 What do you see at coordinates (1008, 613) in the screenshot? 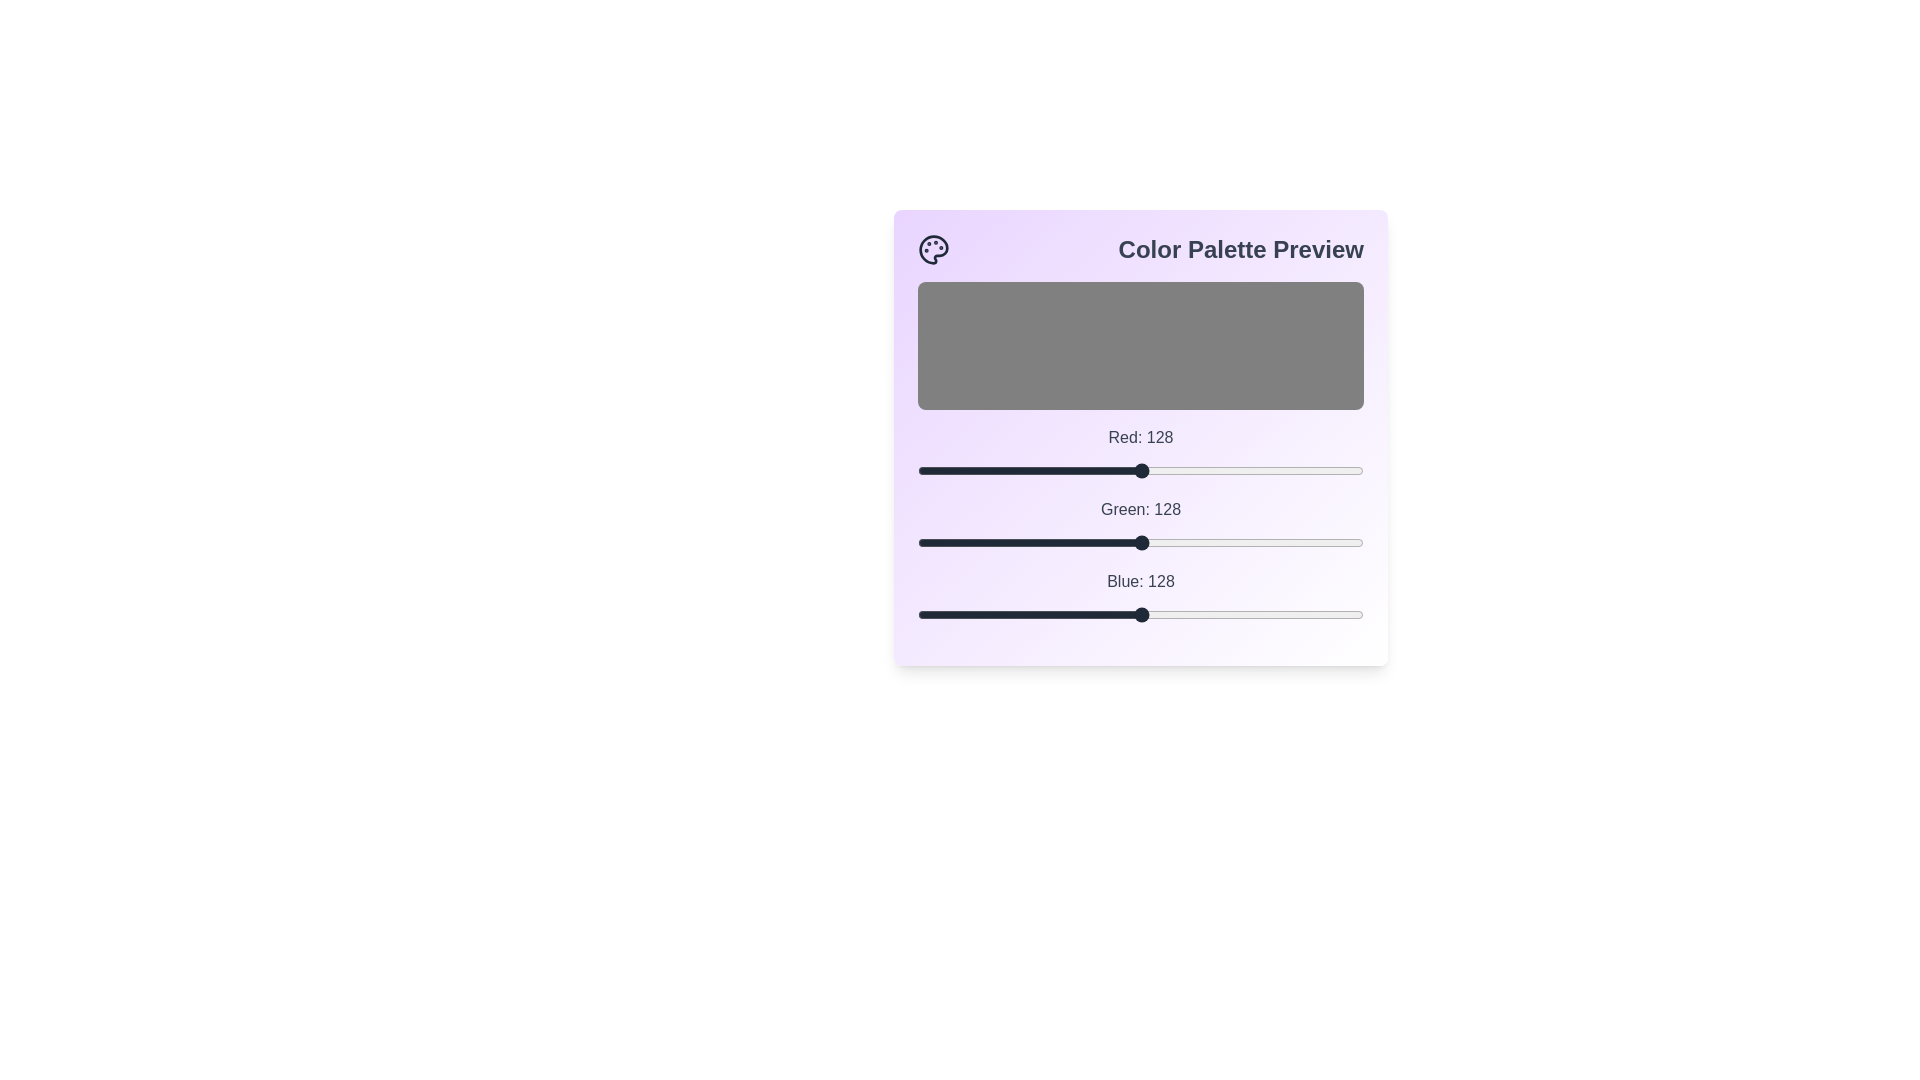
I see `the blue component` at bounding box center [1008, 613].